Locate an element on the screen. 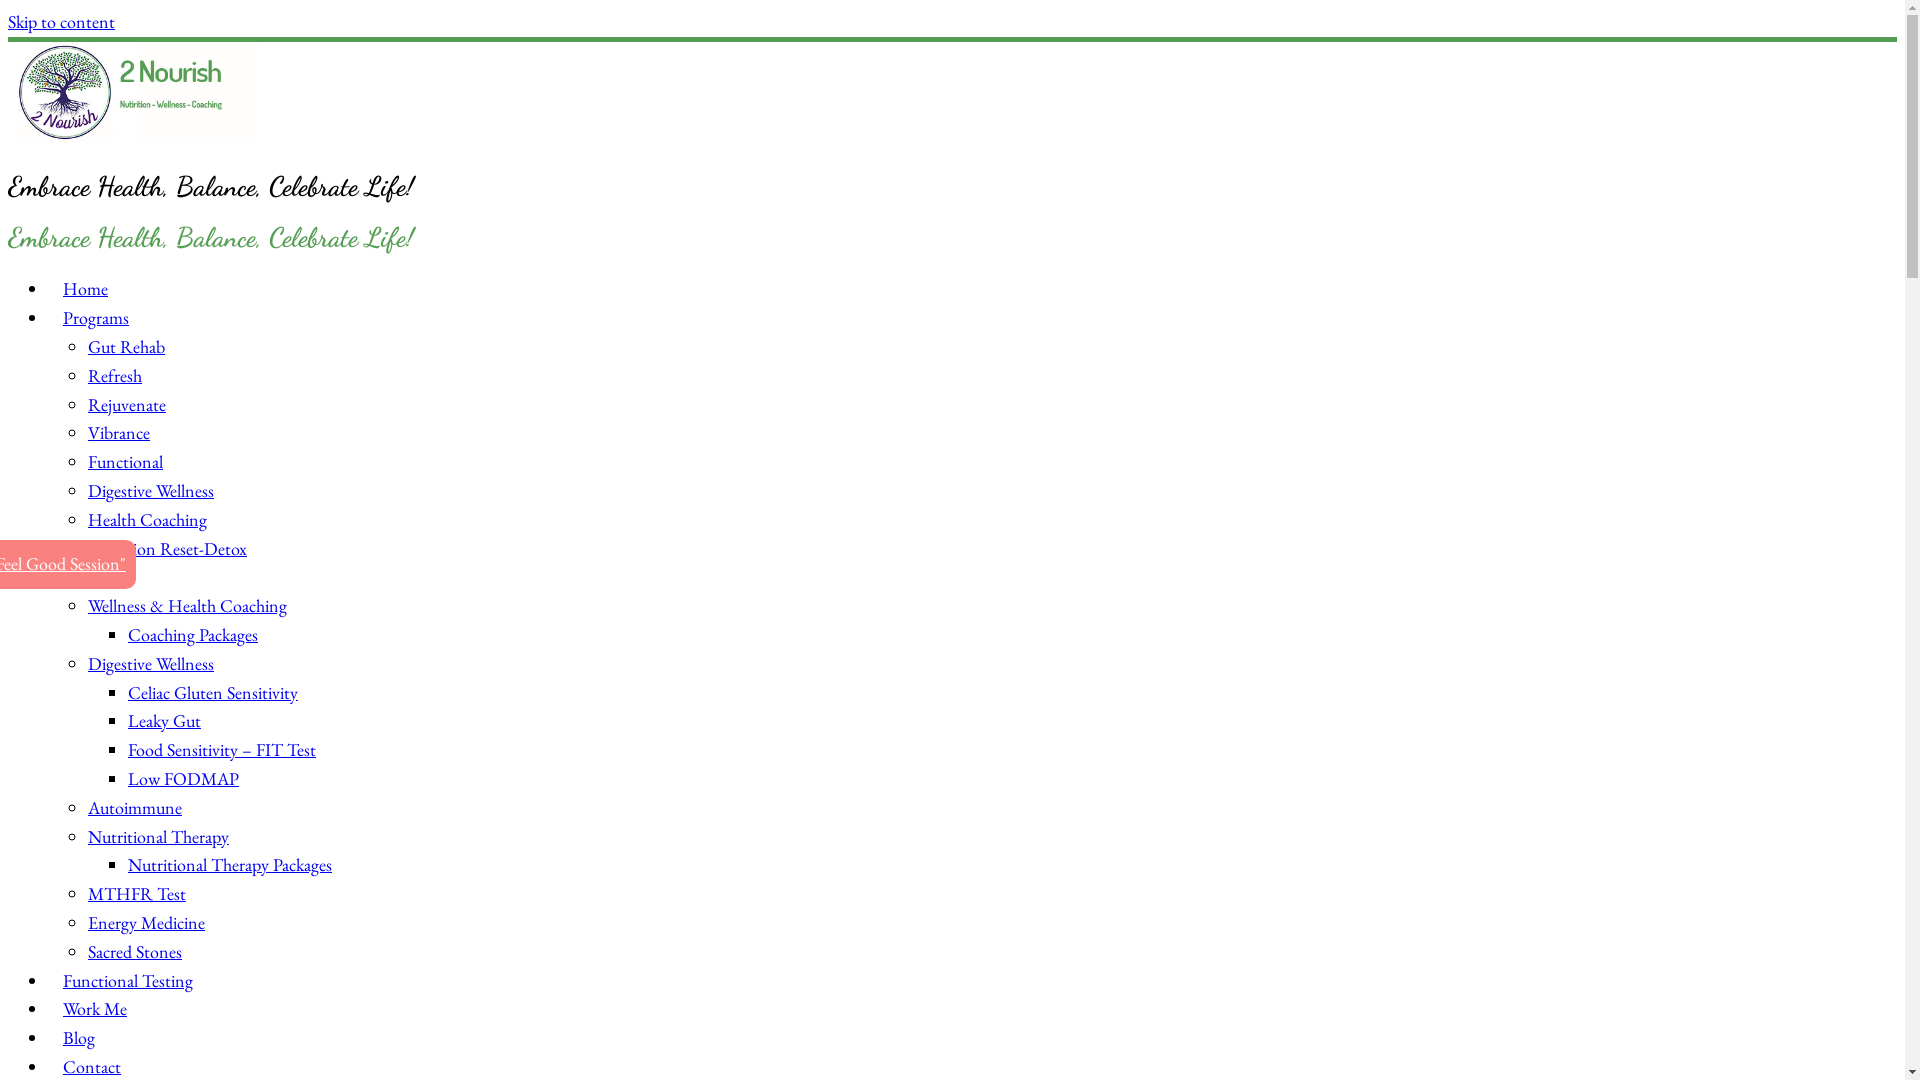  'Energy Medicine' is located at coordinates (86, 922).